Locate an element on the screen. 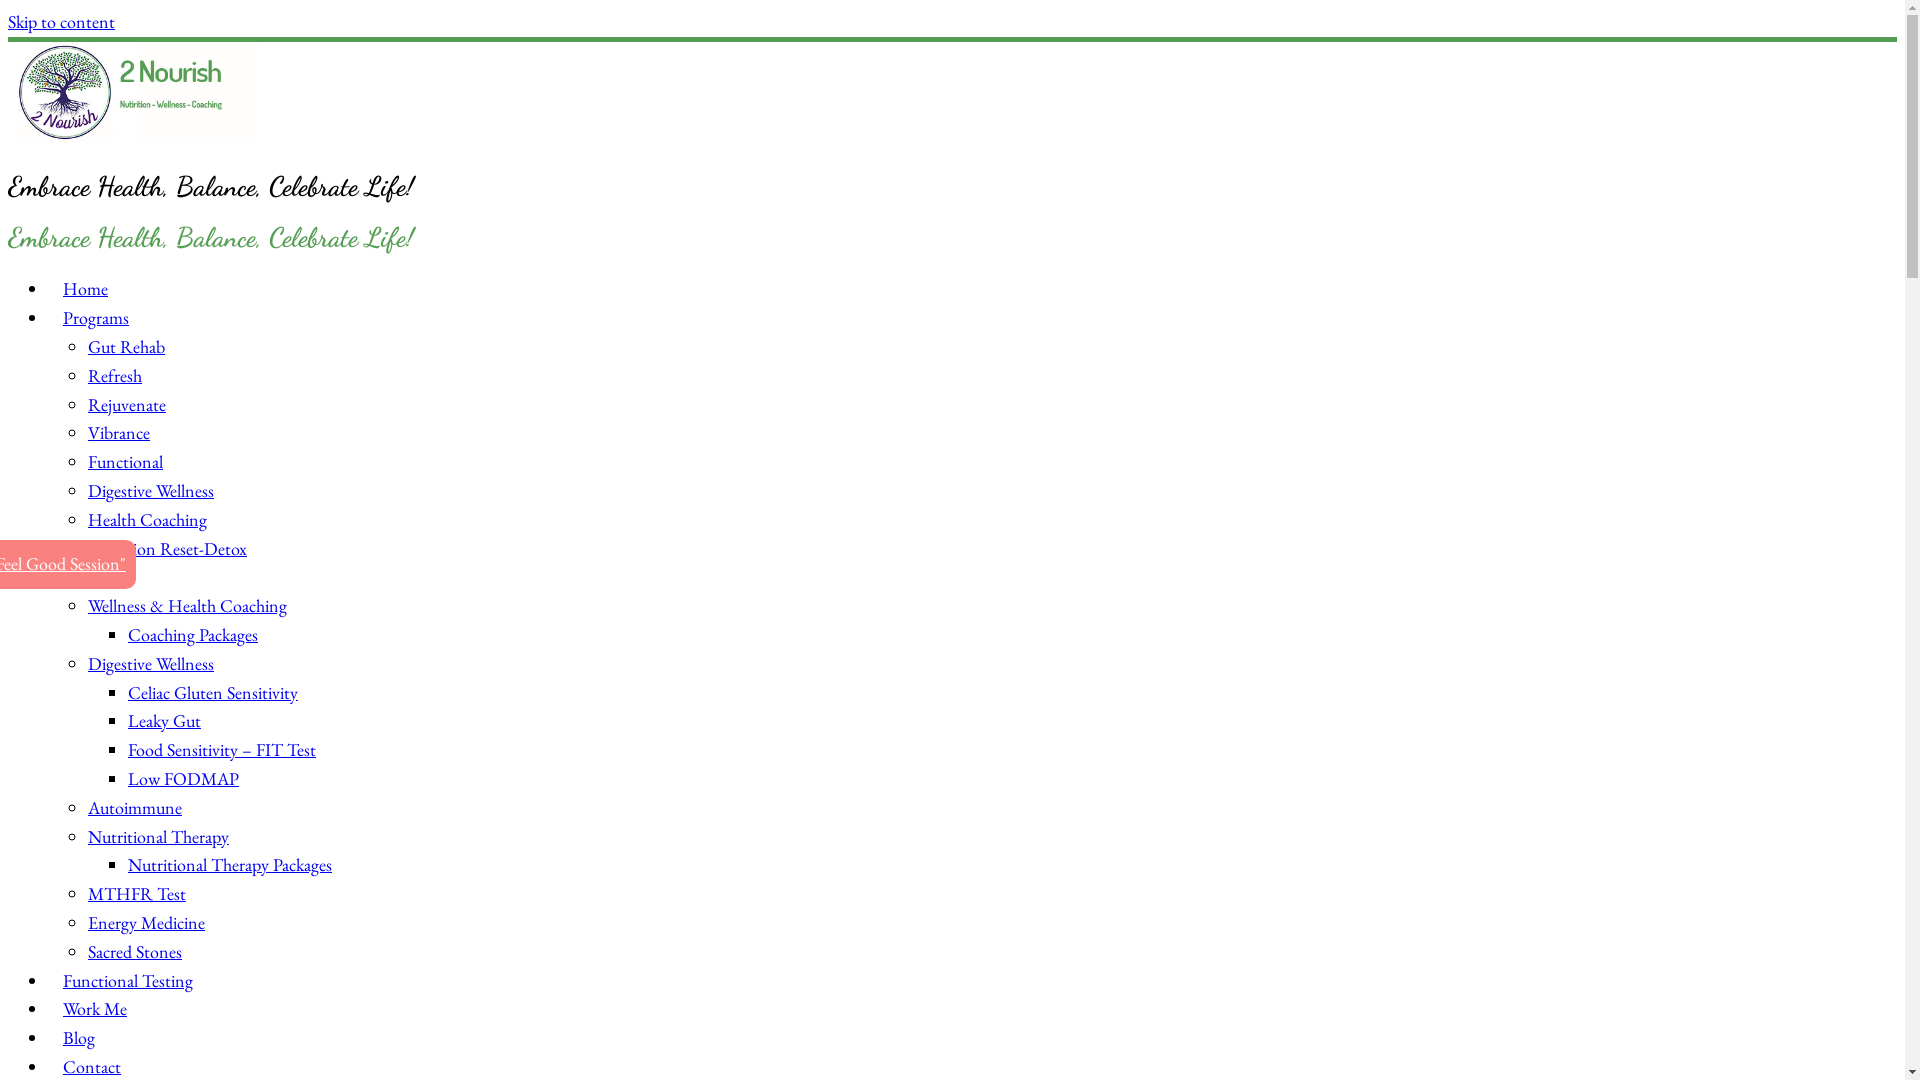  'Energy Medicine' is located at coordinates (86, 922).